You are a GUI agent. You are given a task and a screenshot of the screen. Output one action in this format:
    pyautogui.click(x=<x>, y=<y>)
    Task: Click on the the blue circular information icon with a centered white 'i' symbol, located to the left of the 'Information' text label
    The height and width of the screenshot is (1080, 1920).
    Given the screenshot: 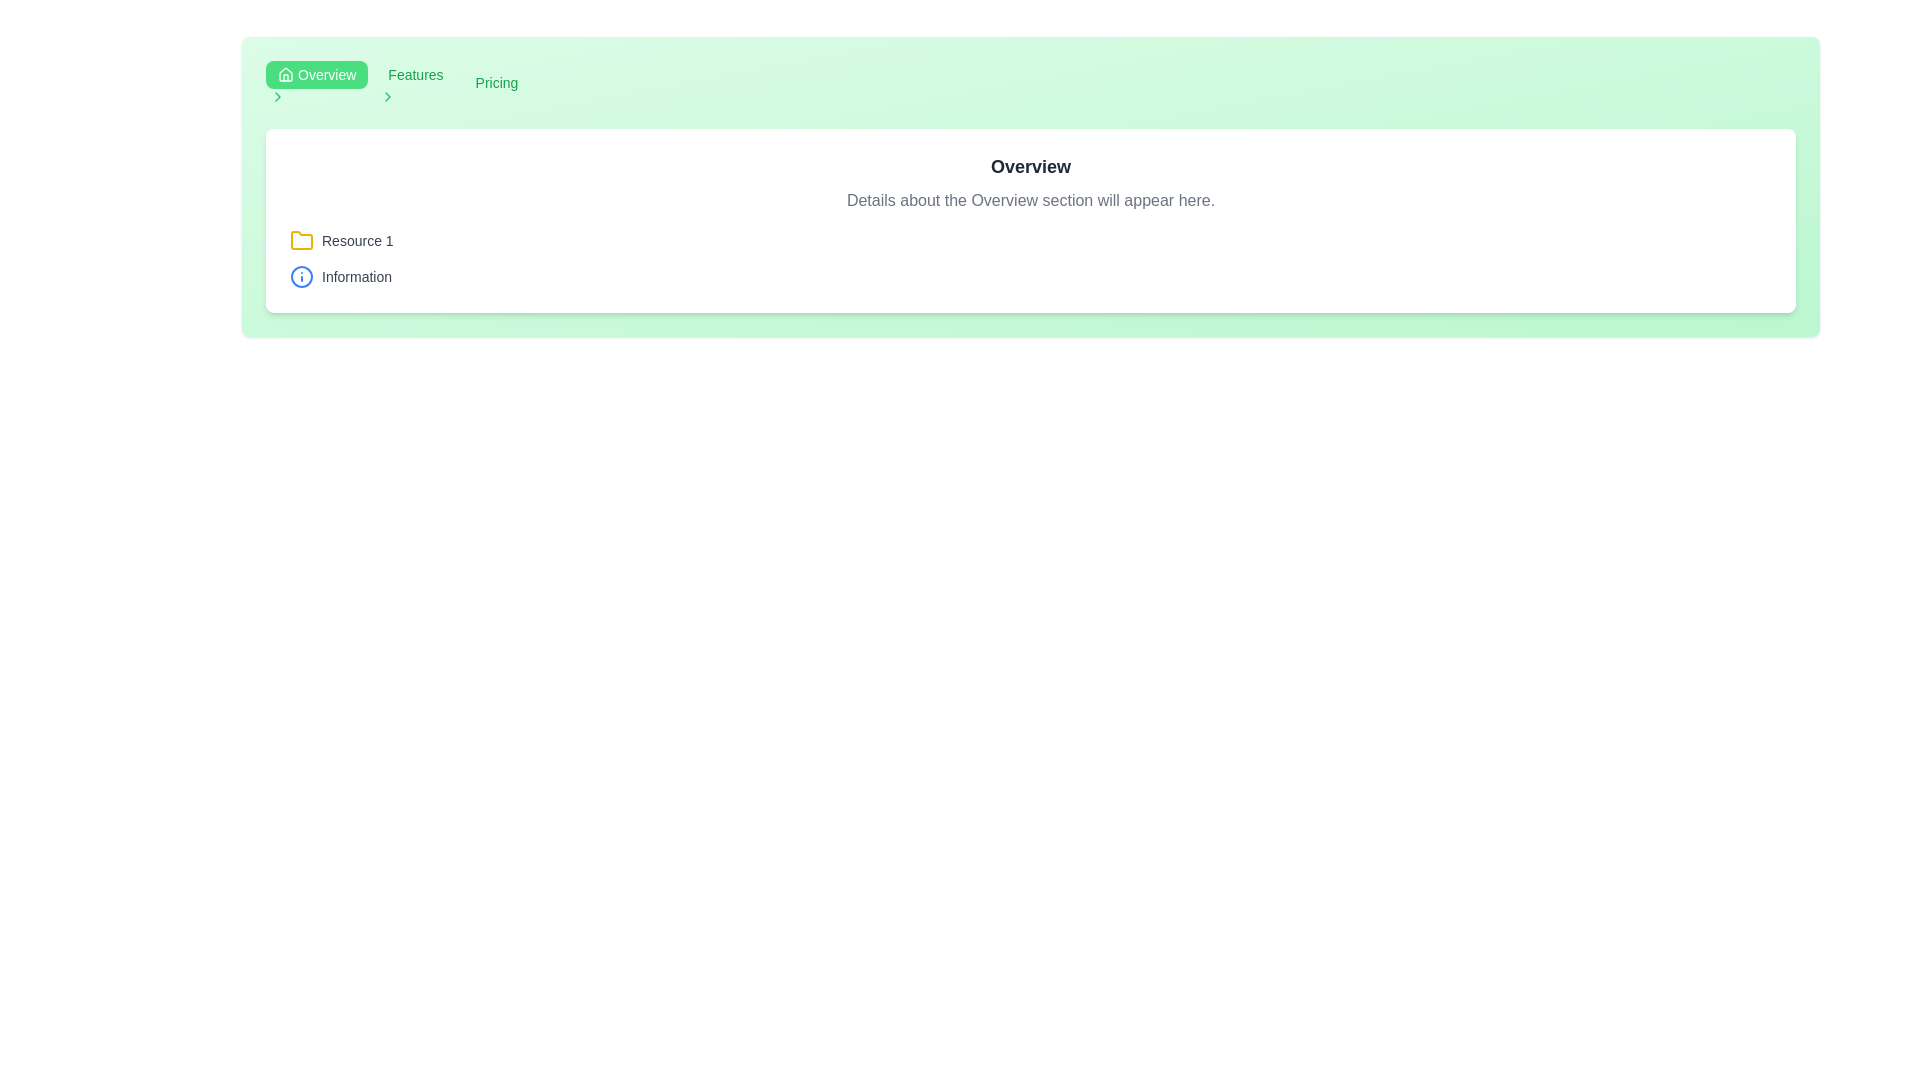 What is the action you would take?
    pyautogui.click(x=301, y=277)
    